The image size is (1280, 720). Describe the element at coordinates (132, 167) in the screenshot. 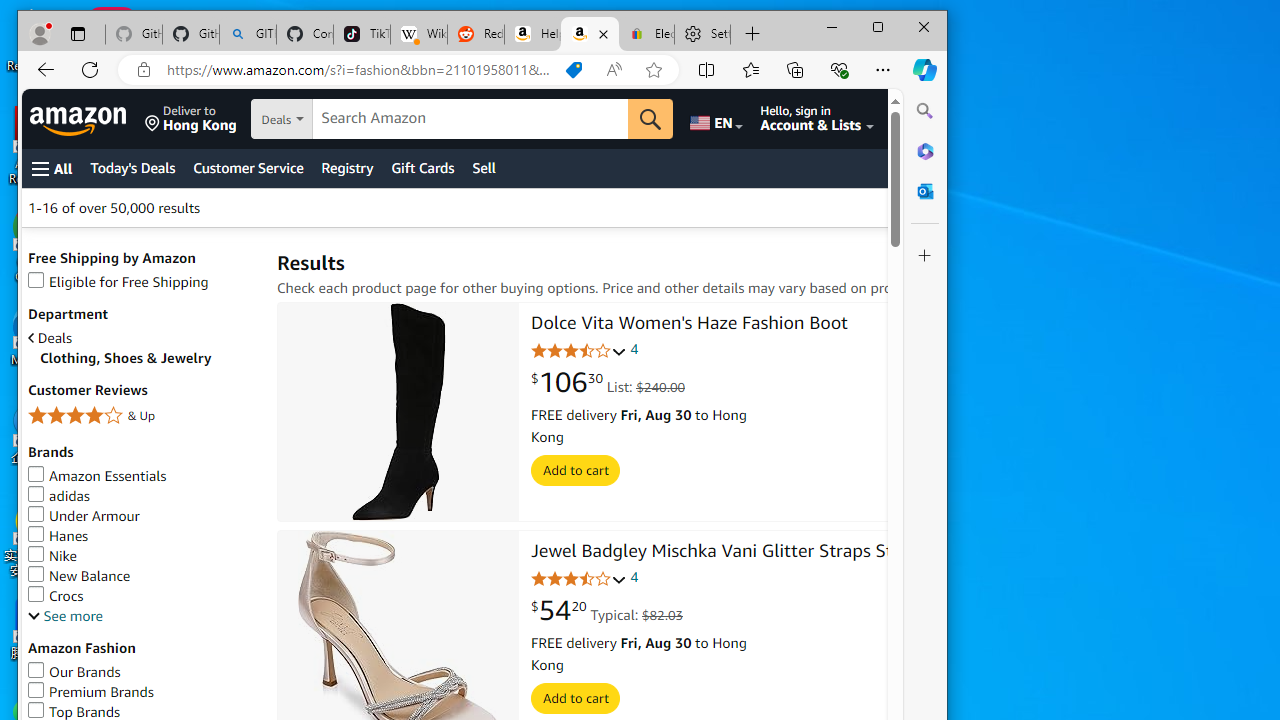

I see `'Today'` at that location.